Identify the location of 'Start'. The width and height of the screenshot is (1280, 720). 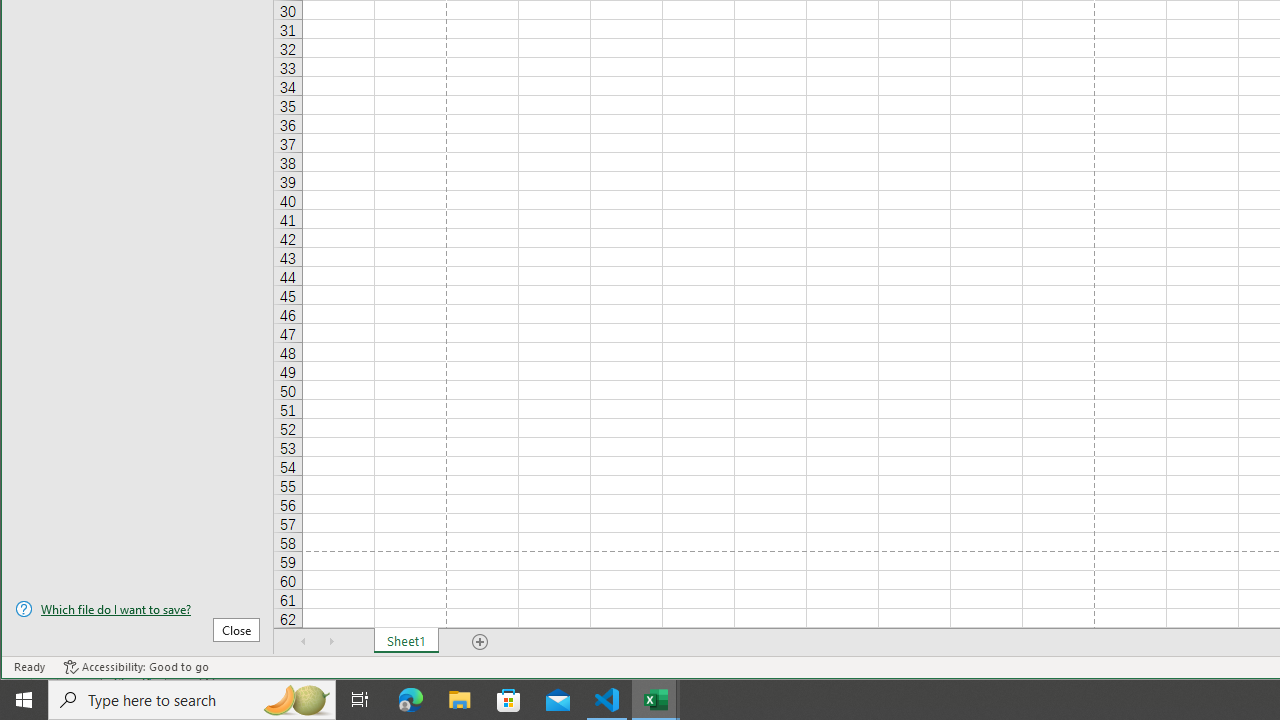
(24, 698).